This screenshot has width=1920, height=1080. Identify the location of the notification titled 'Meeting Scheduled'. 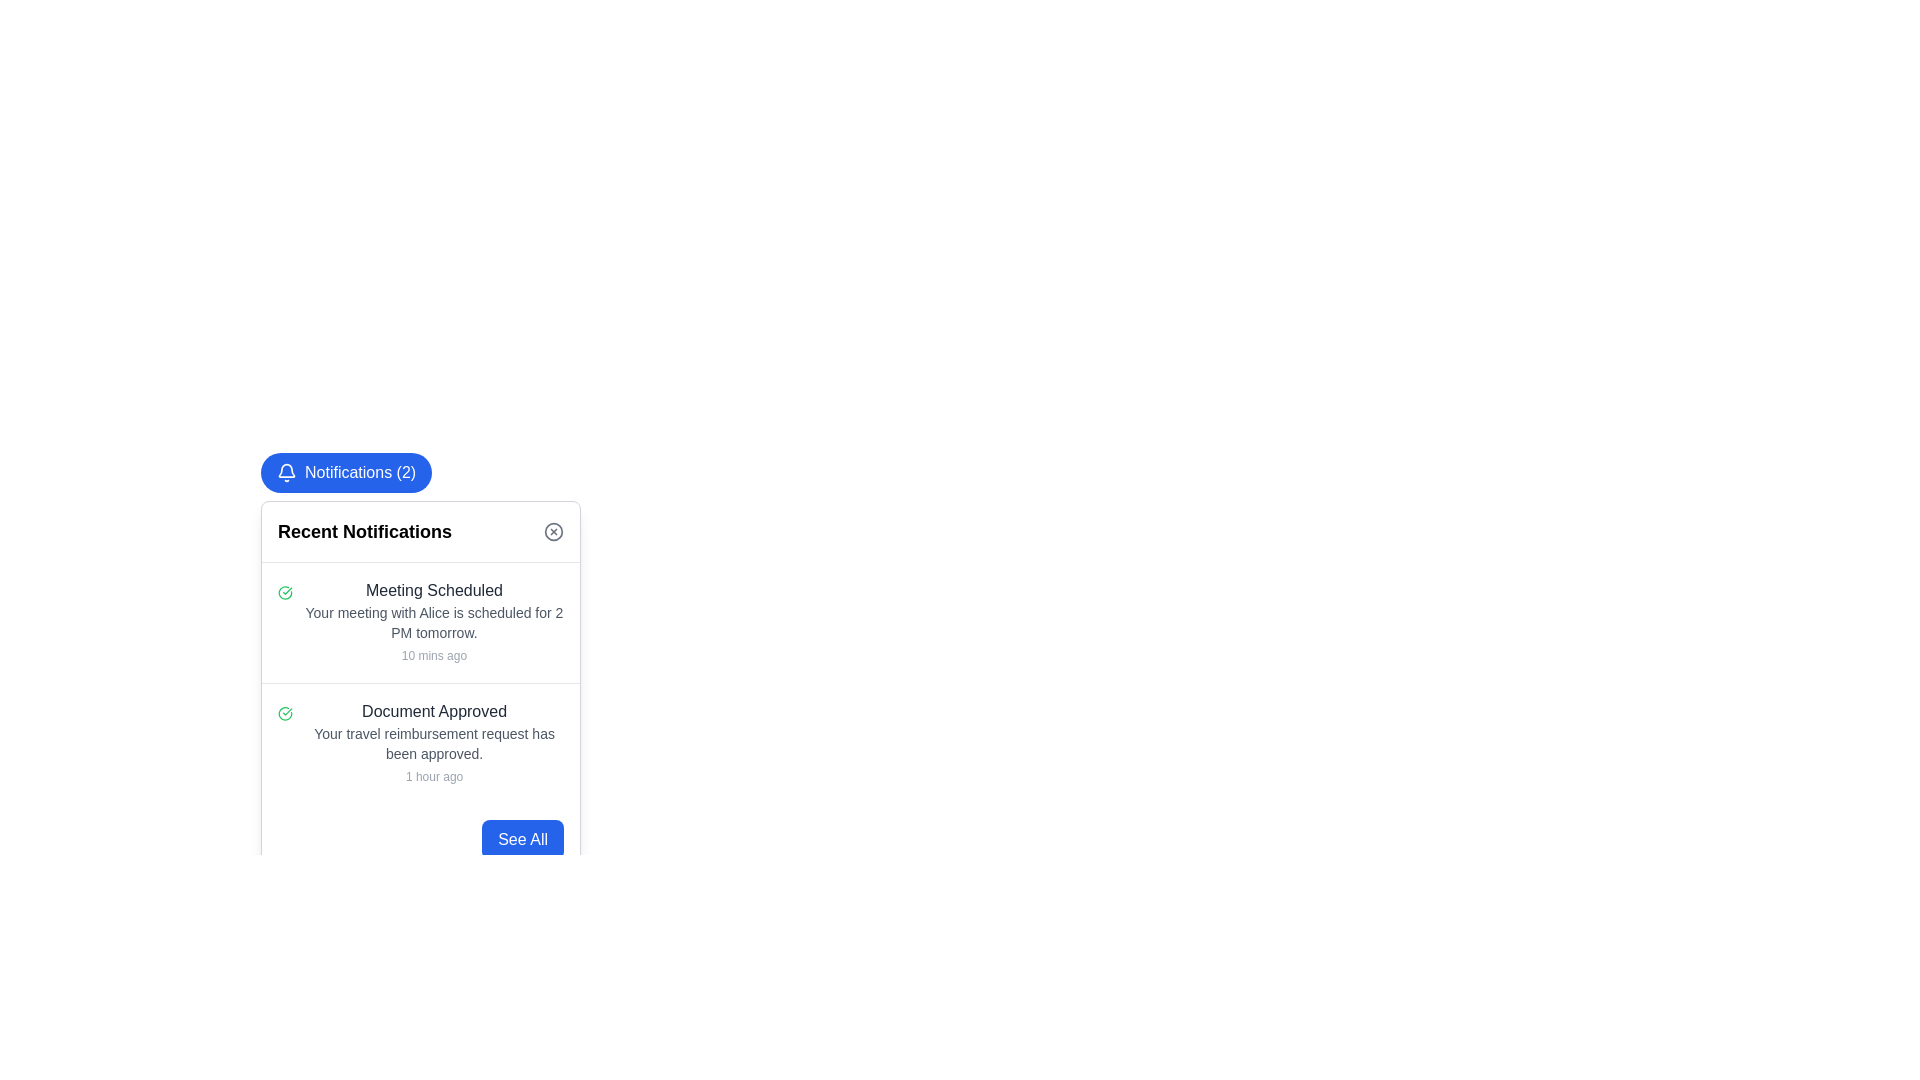
(433, 622).